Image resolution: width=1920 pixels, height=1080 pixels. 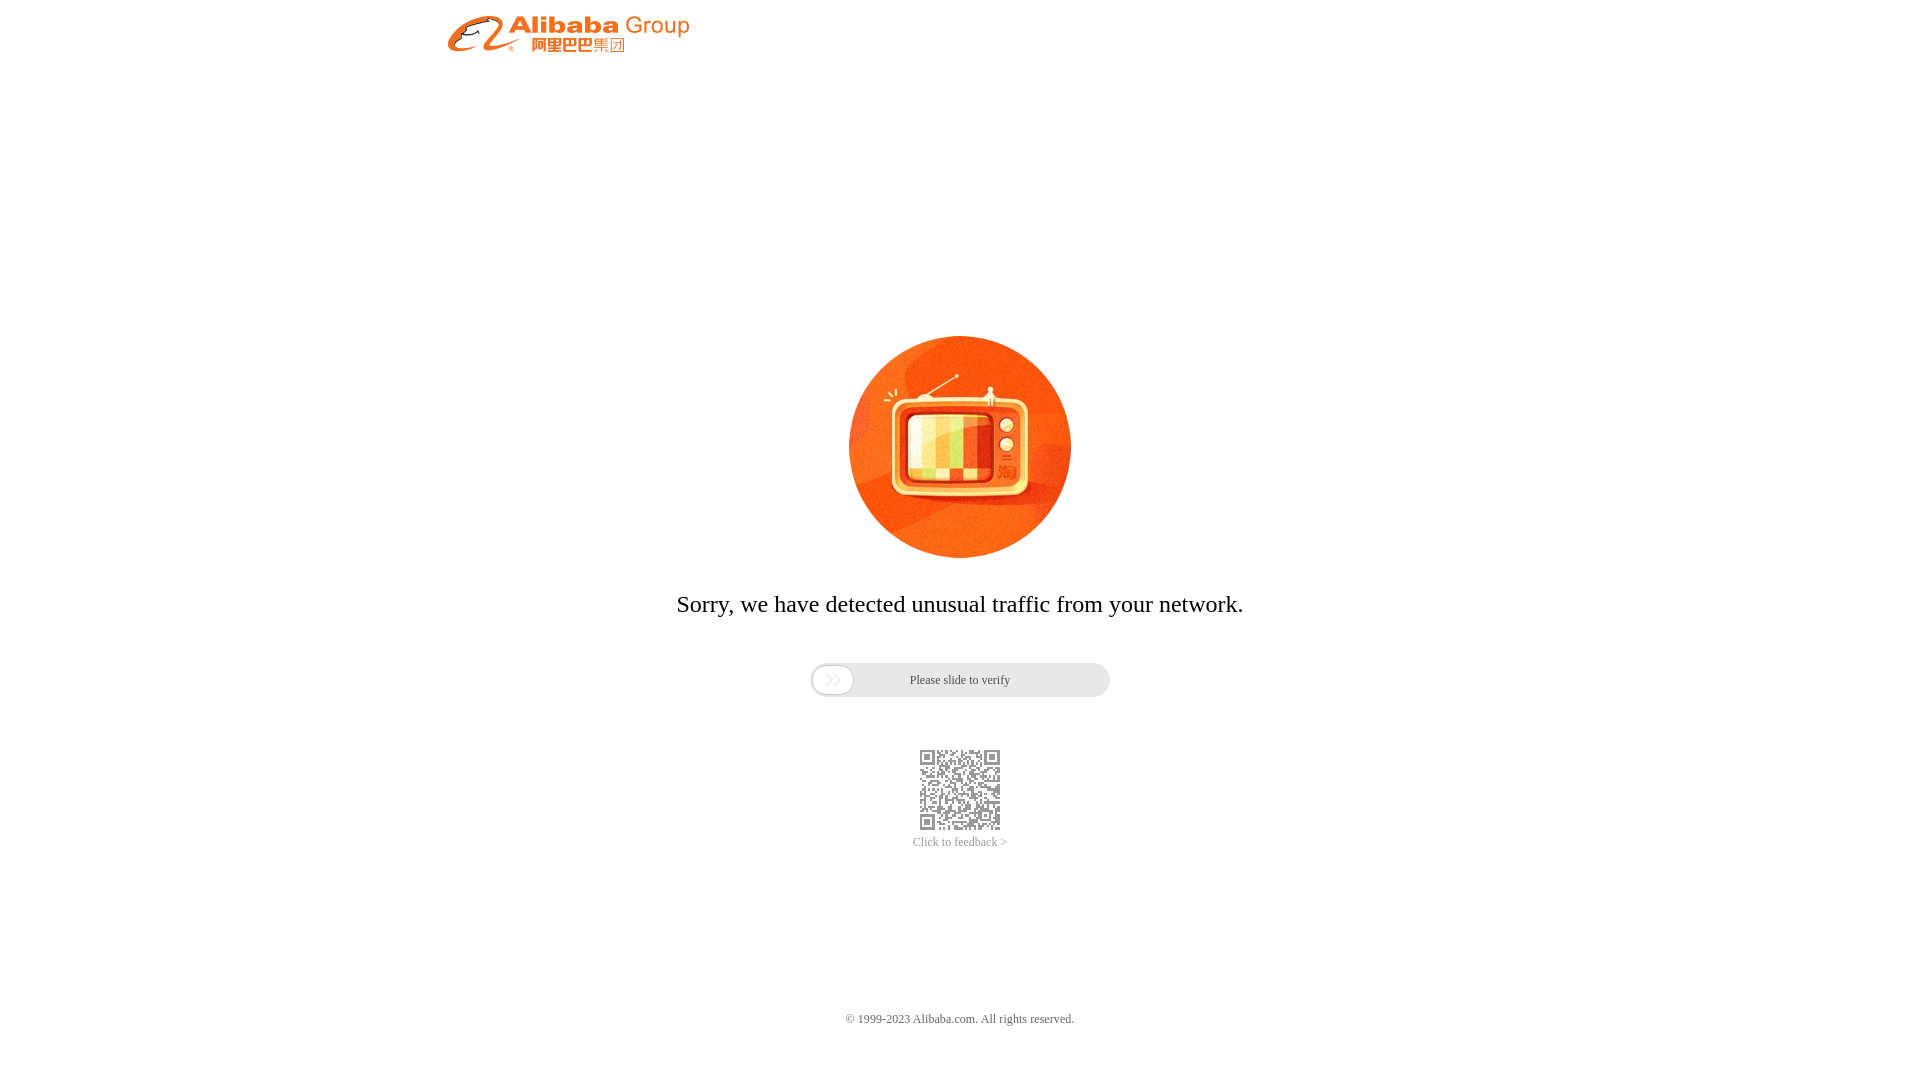 I want to click on 'Click to feedback >', so click(x=911, y=842).